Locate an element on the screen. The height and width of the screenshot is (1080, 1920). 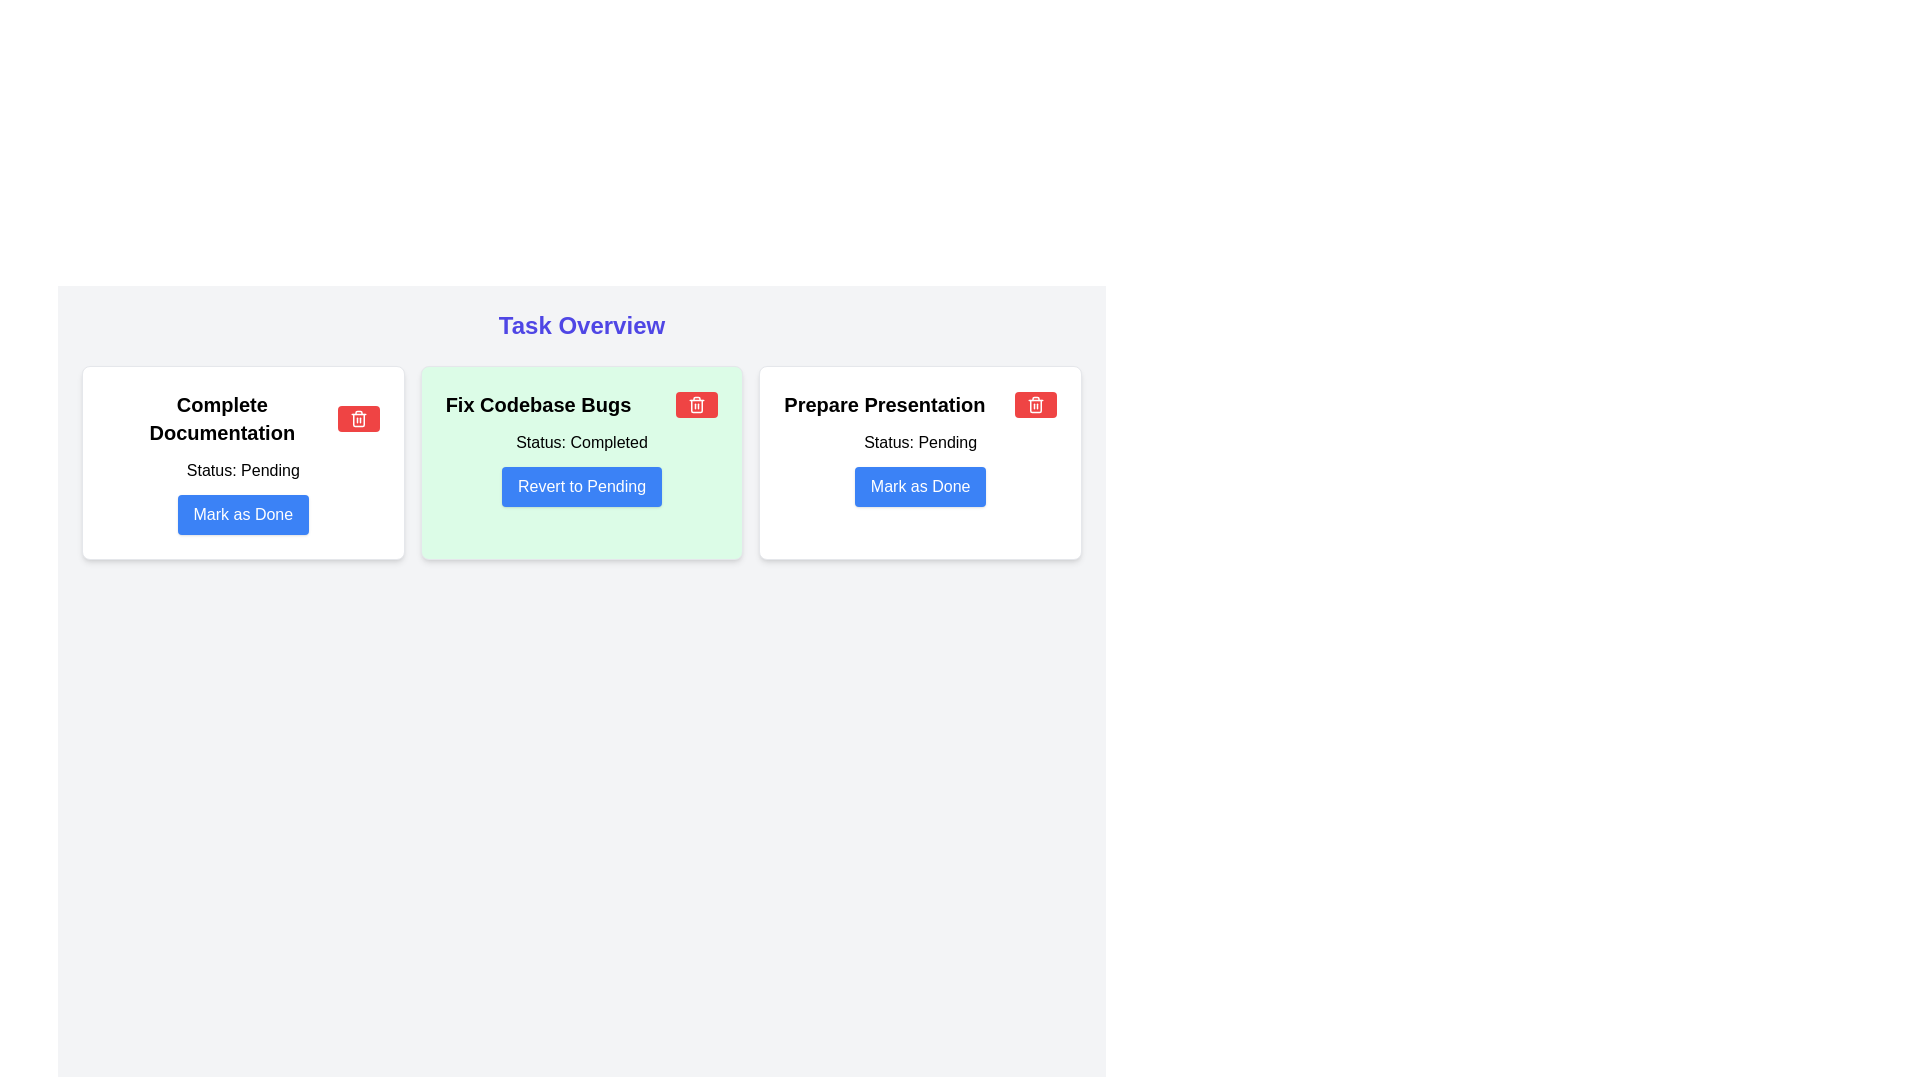
the button labeled 'Mark as Done' with rounded corners and a blue background, located at the center bottom of the 'Complete Documentation' card, below the status text 'Status: Pending' is located at coordinates (242, 514).